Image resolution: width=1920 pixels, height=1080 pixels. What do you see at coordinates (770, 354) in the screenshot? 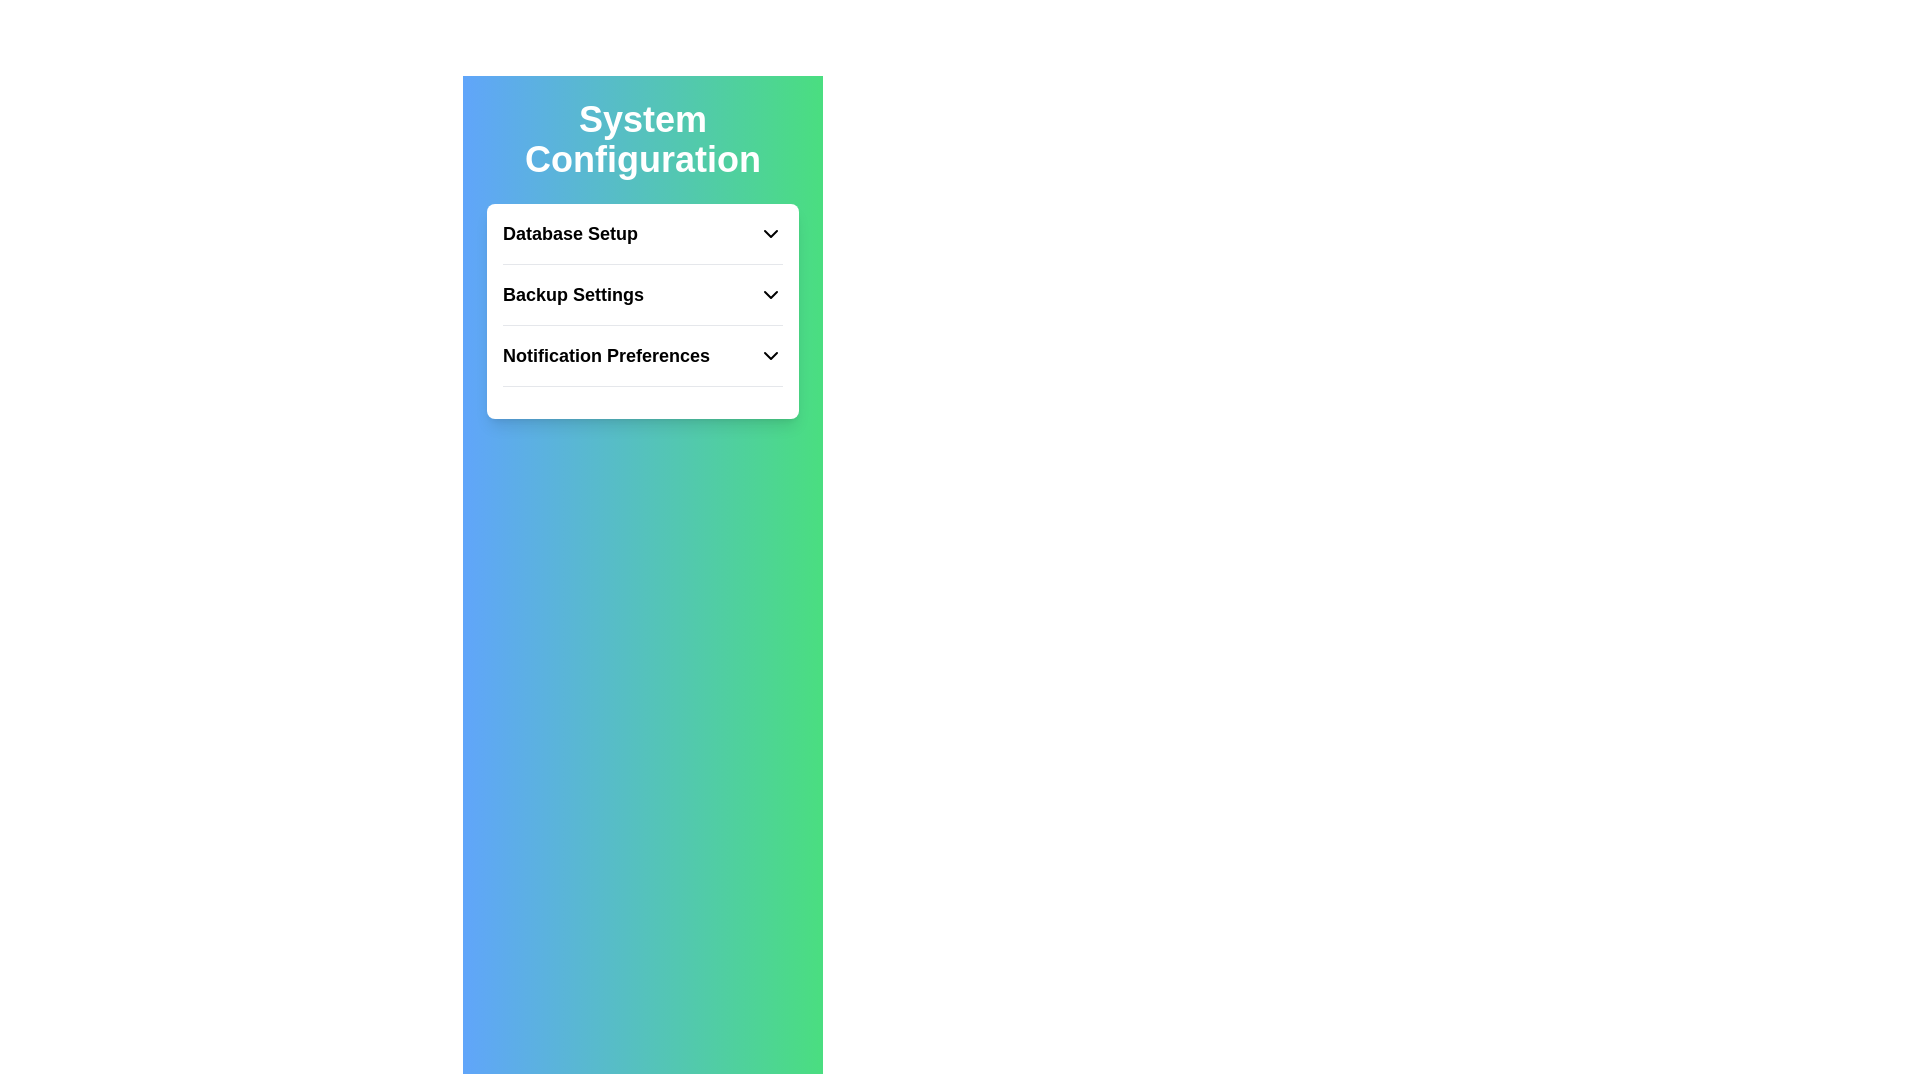
I see `the Chevron icon located in the third row at the far-right side of the 'Notification Preferences' label` at bounding box center [770, 354].